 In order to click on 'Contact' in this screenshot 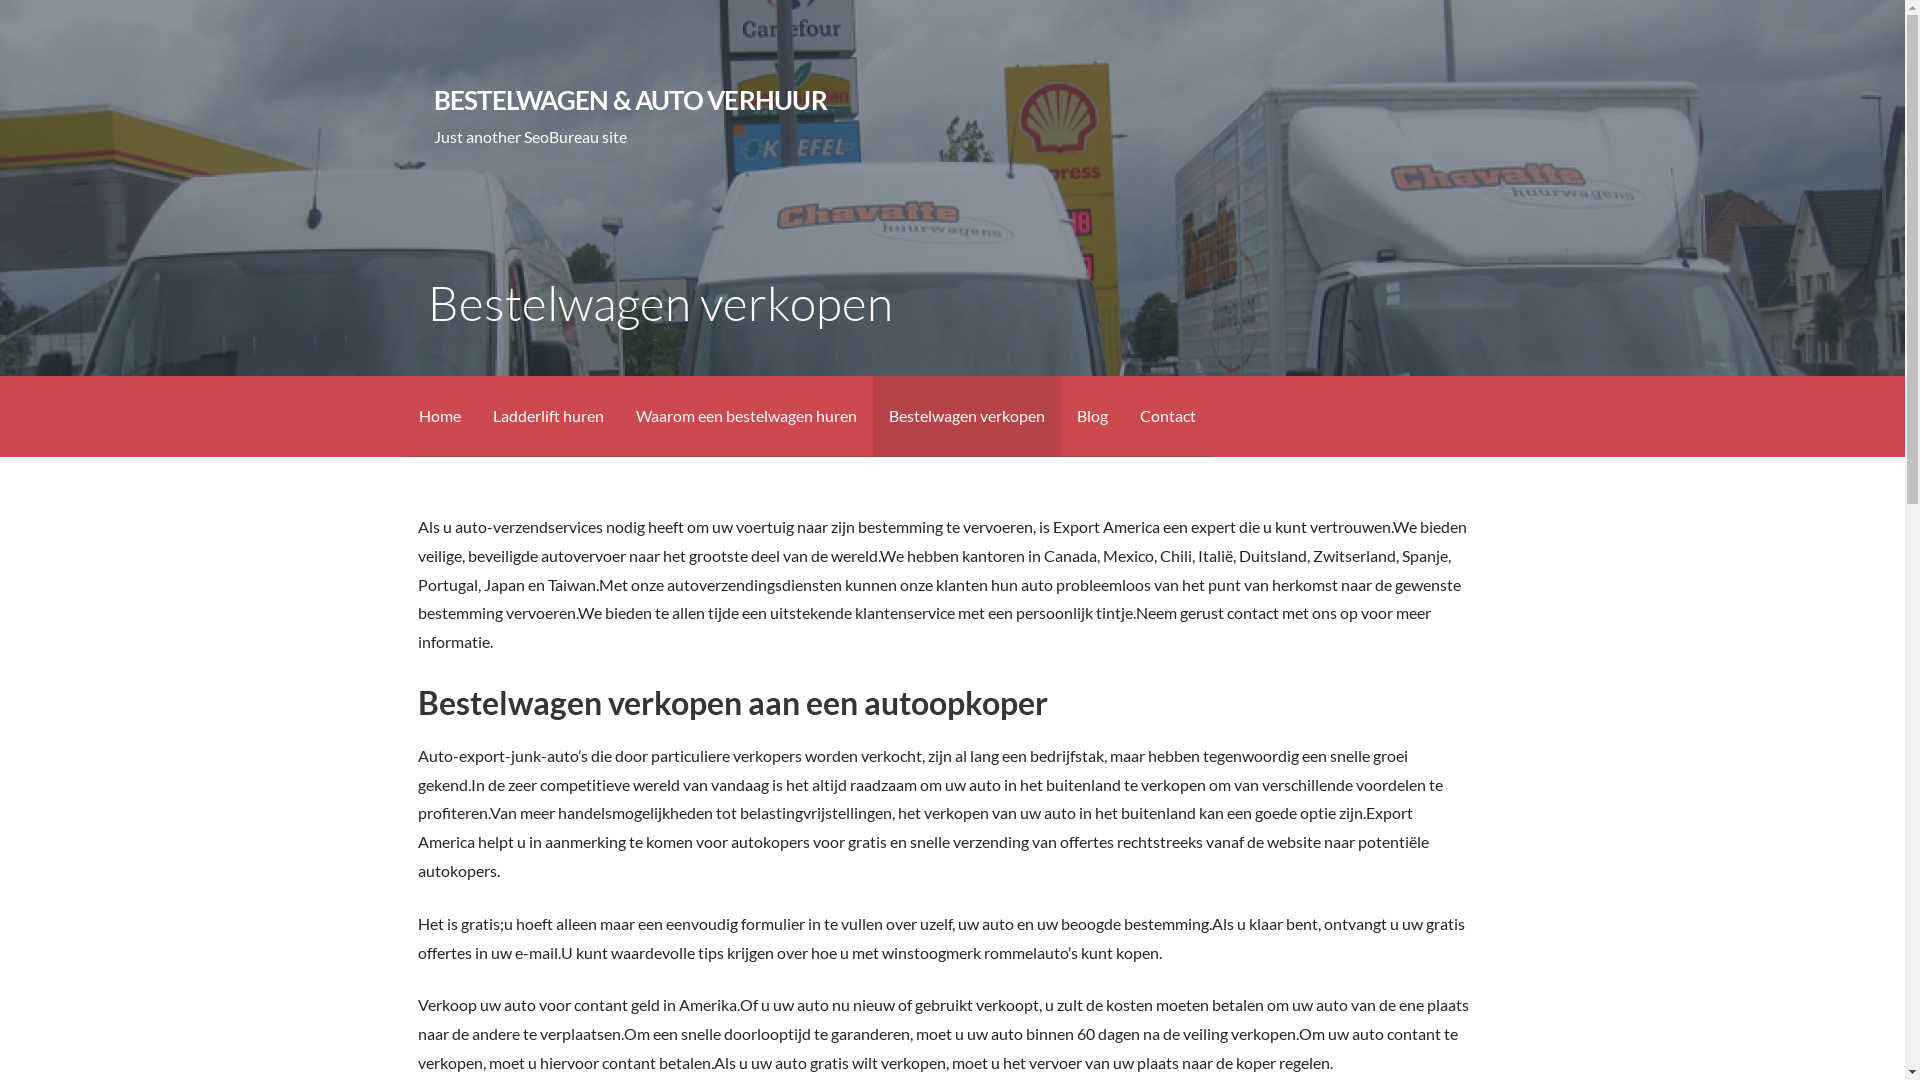, I will do `click(1167, 415)`.